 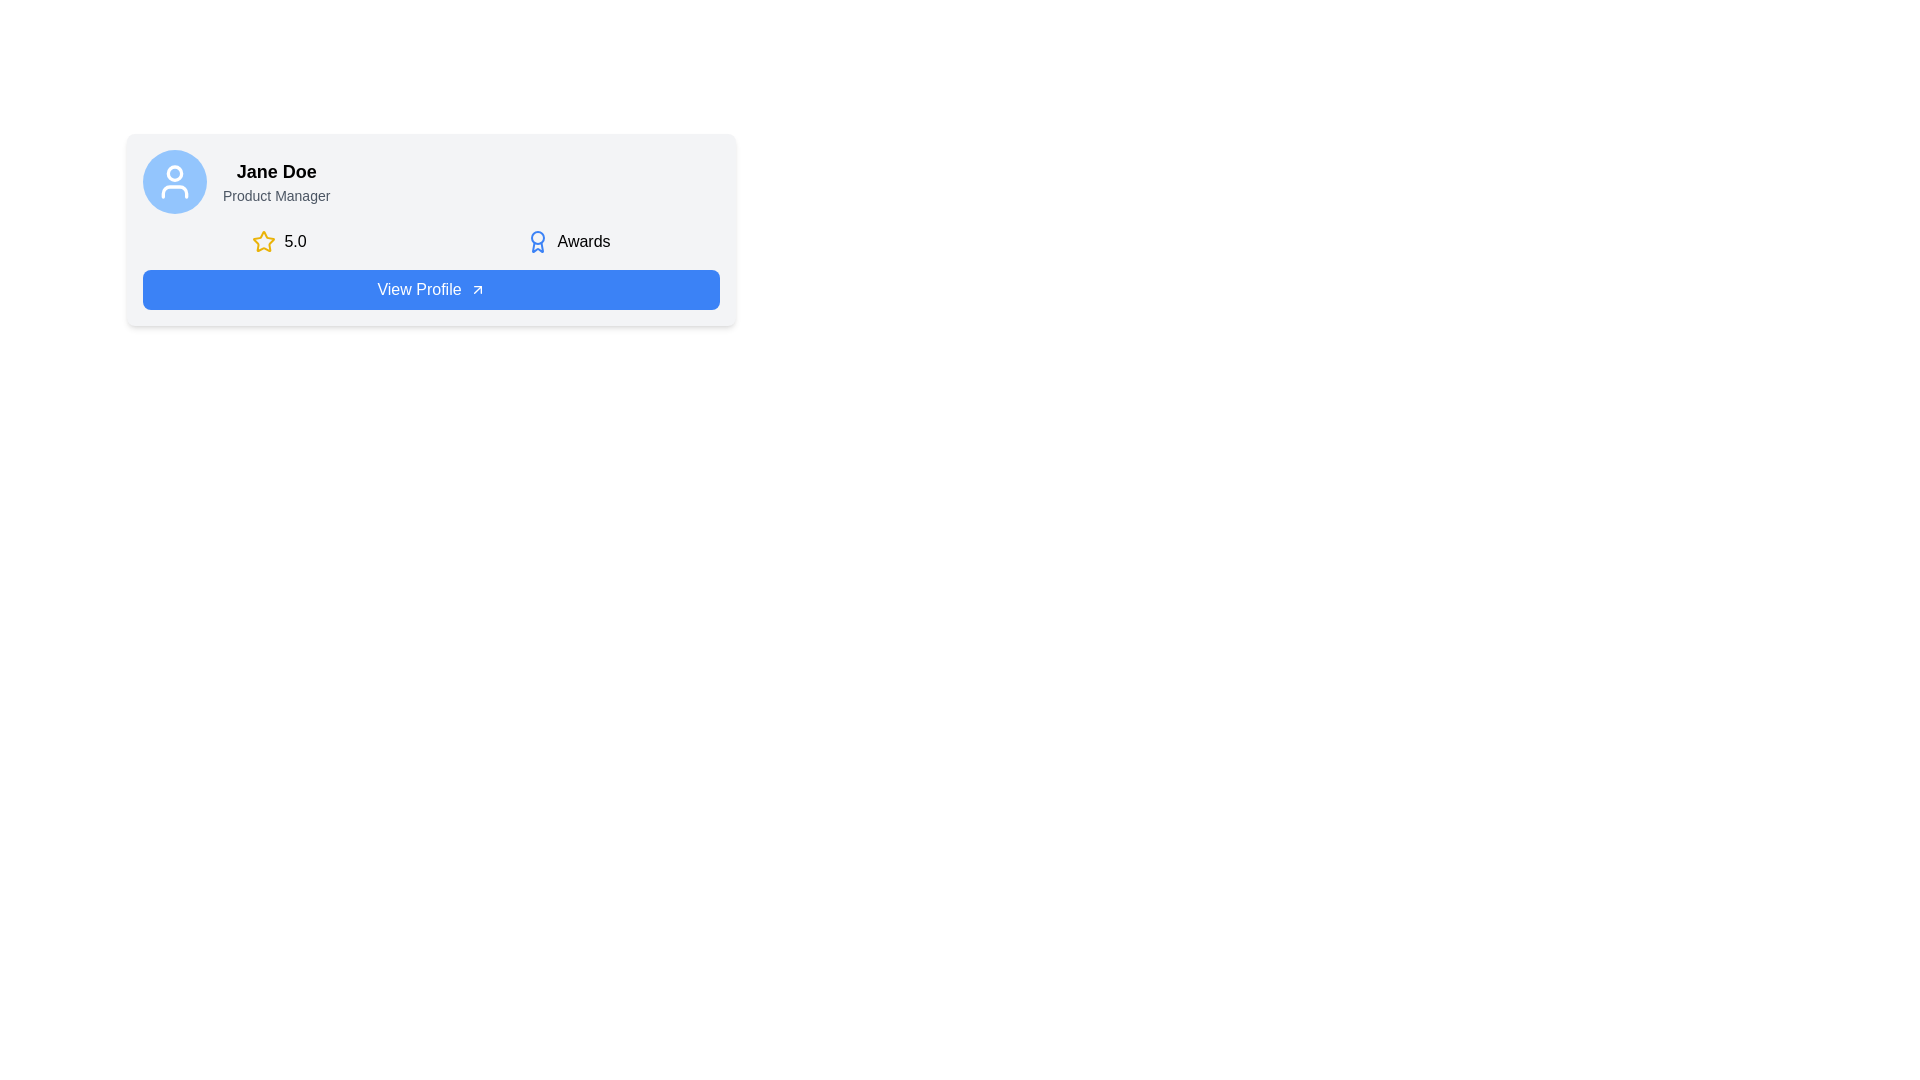 I want to click on the small circular SVG element located at the top of the profile avatar area within the user's profile card, so click(x=174, y=172).